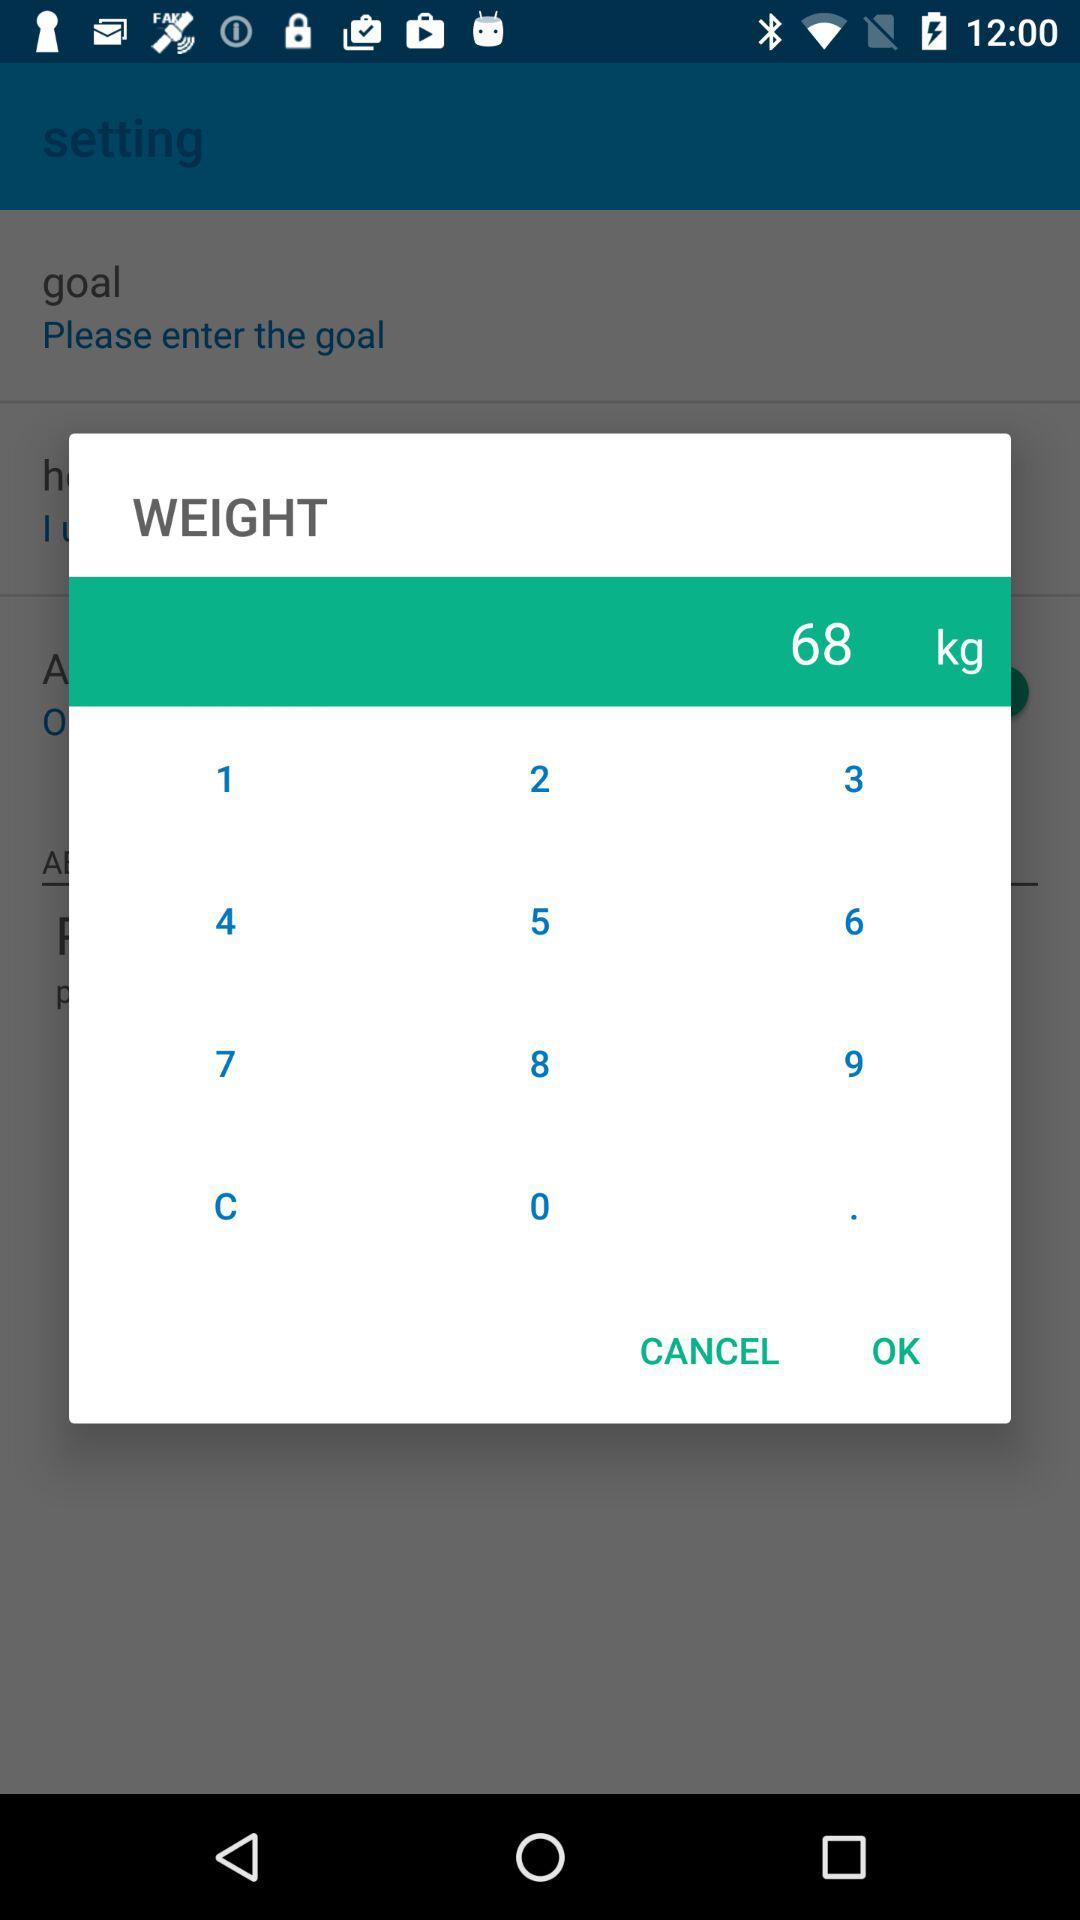 The width and height of the screenshot is (1080, 1920). What do you see at coordinates (225, 1061) in the screenshot?
I see `item to the left of the 5 icon` at bounding box center [225, 1061].